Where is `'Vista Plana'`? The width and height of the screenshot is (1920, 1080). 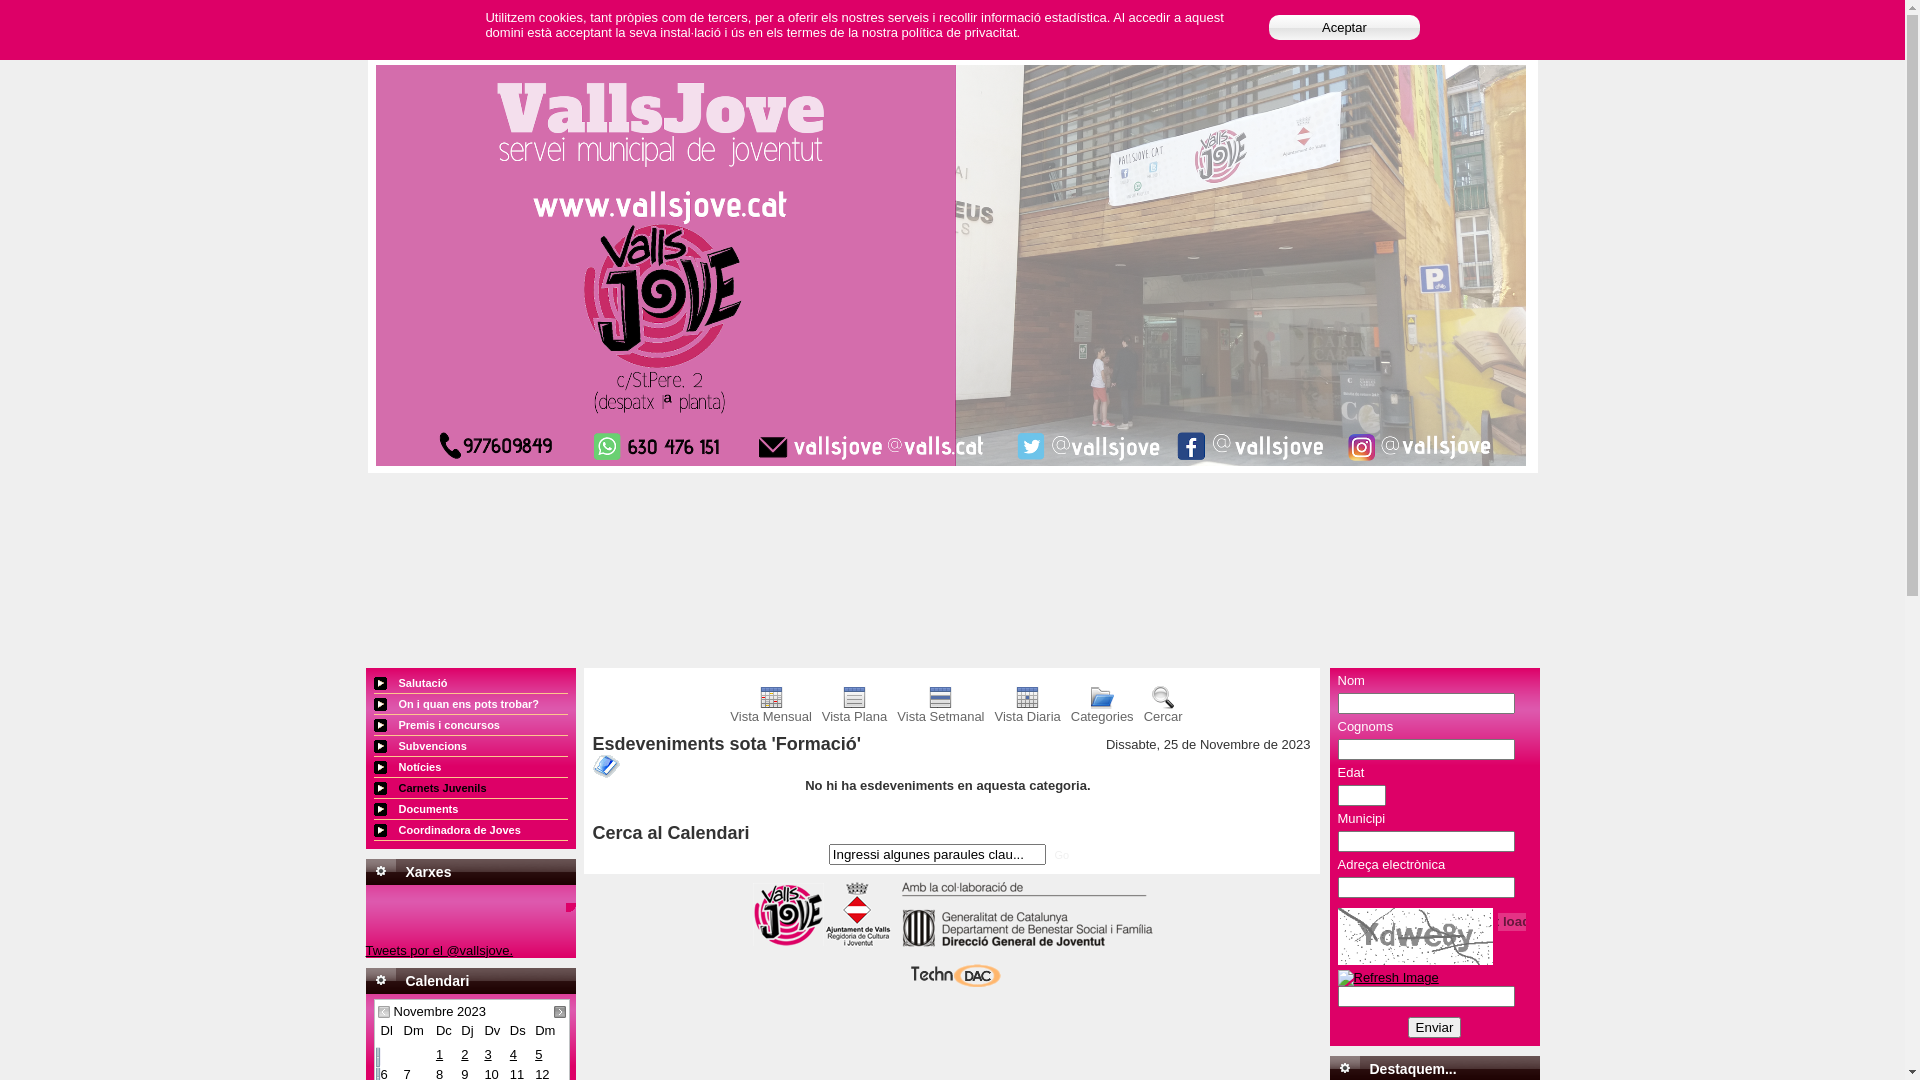
'Vista Plana' is located at coordinates (854, 709).